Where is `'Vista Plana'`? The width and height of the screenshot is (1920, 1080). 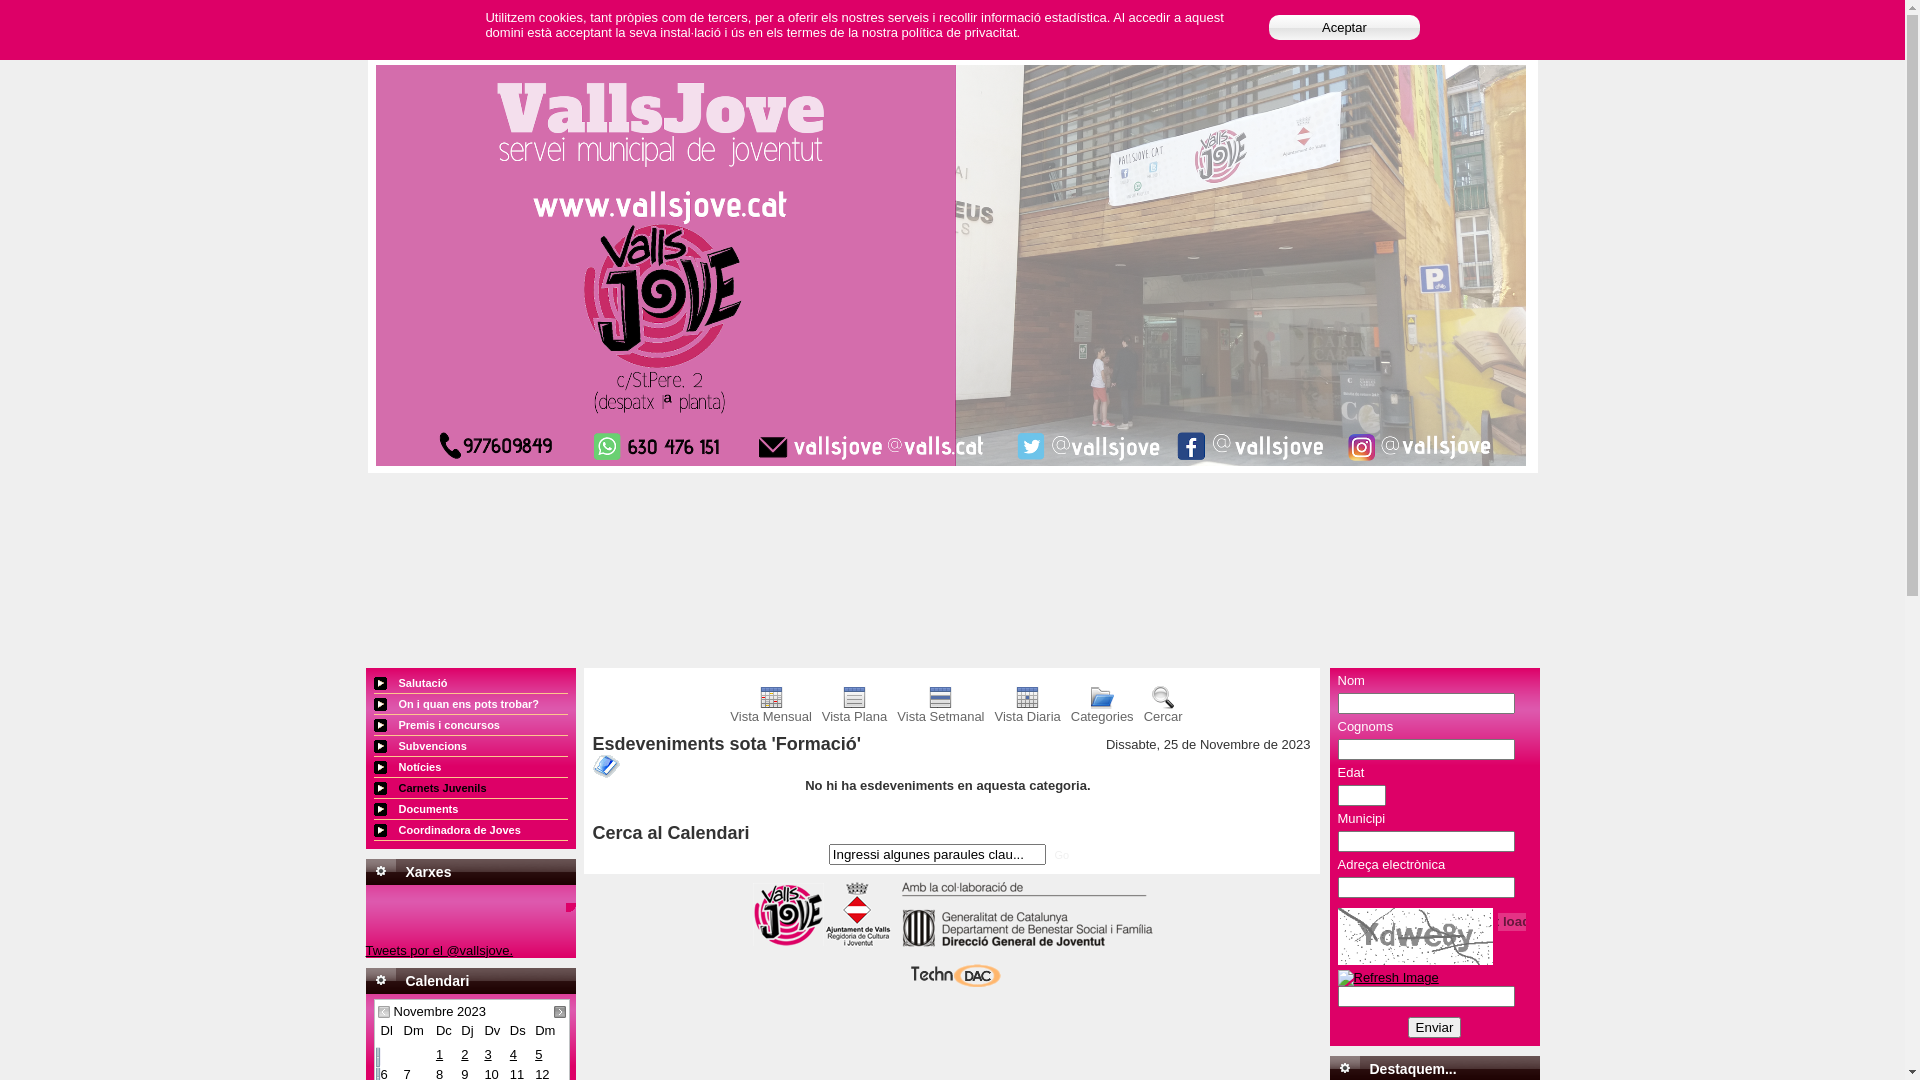
'Vista Plana' is located at coordinates (854, 709).